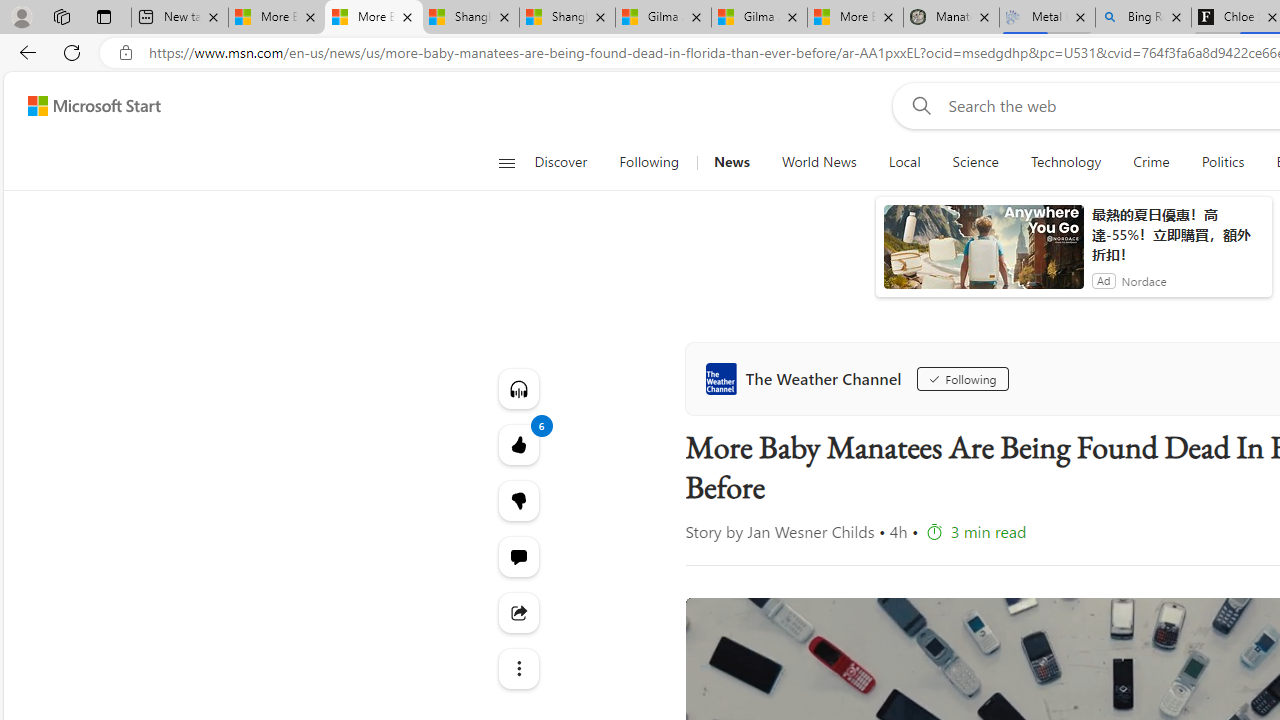 This screenshot has width=1280, height=720. Describe the element at coordinates (506, 162) in the screenshot. I see `'Class: button-glyph'` at that location.